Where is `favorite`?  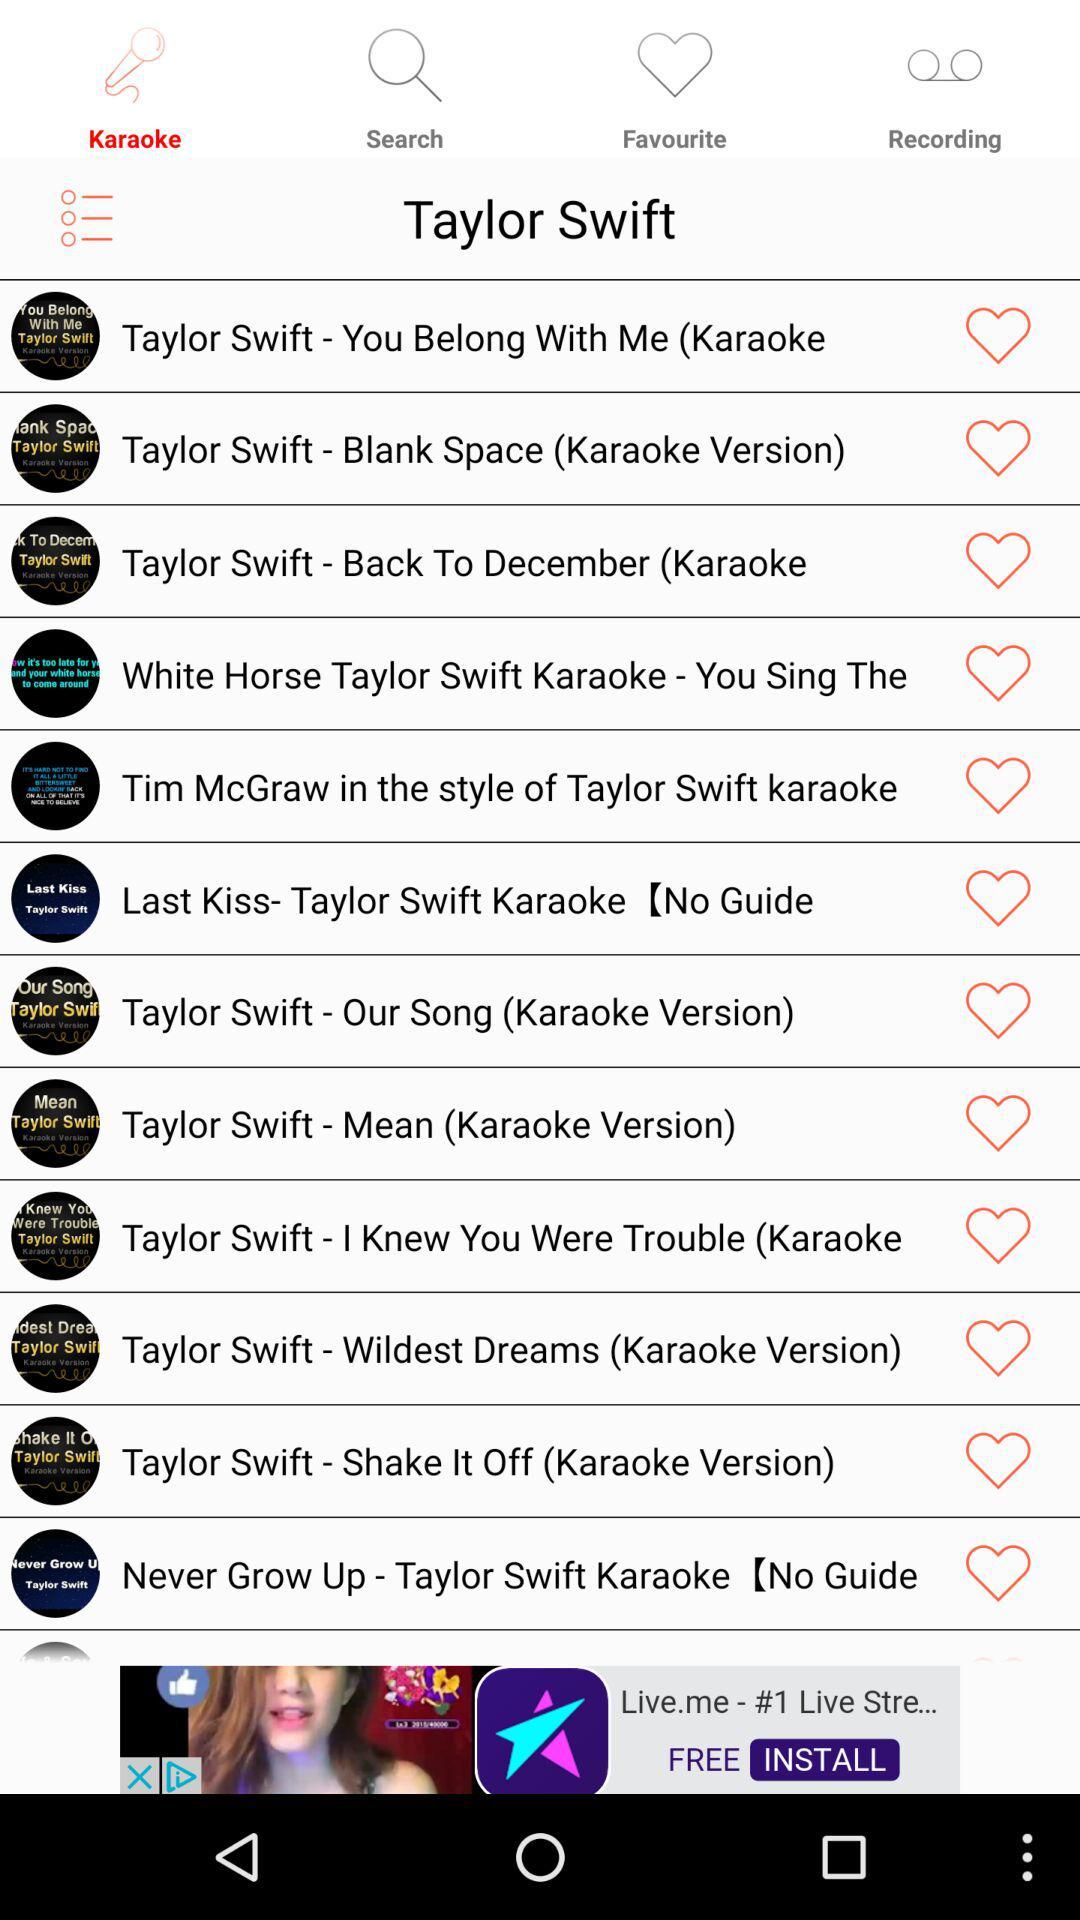 favorite is located at coordinates (998, 336).